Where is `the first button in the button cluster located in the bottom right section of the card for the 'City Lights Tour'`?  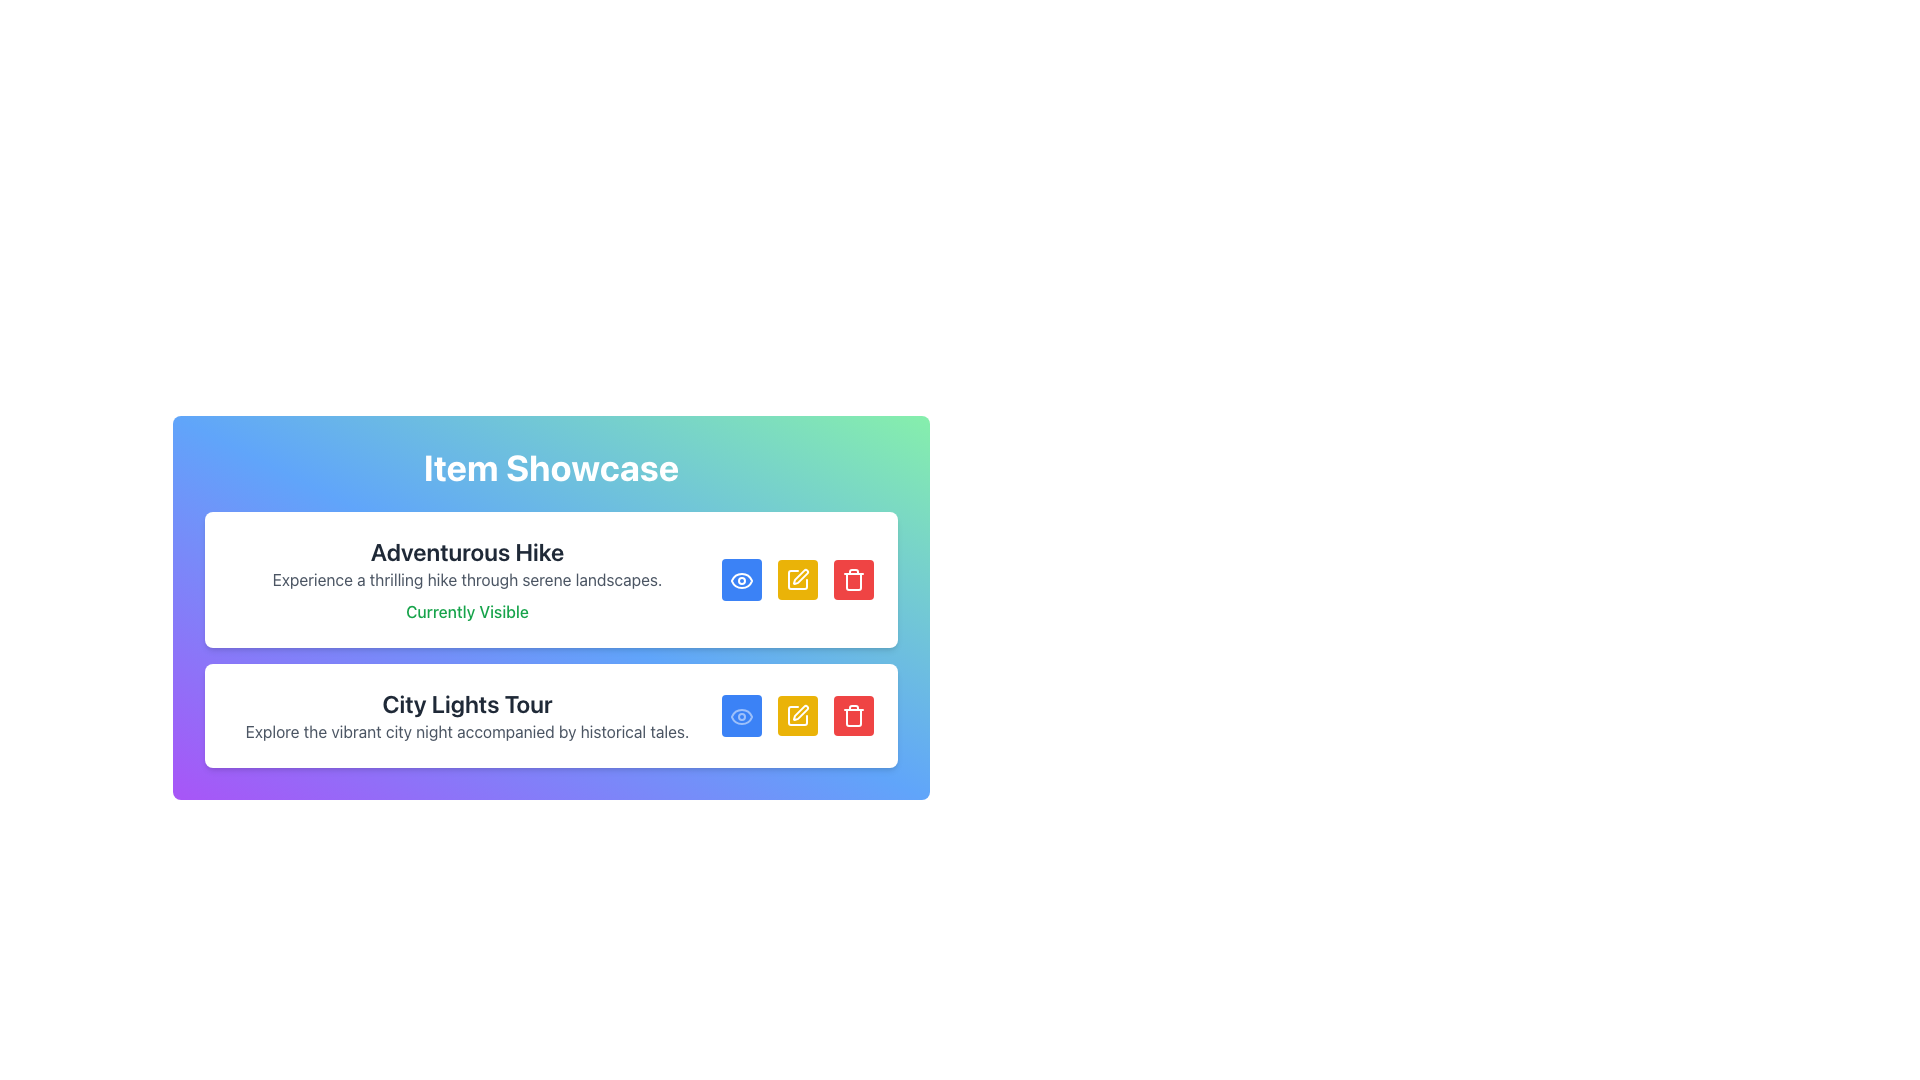 the first button in the button cluster located in the bottom right section of the card for the 'City Lights Tour' is located at coordinates (741, 715).